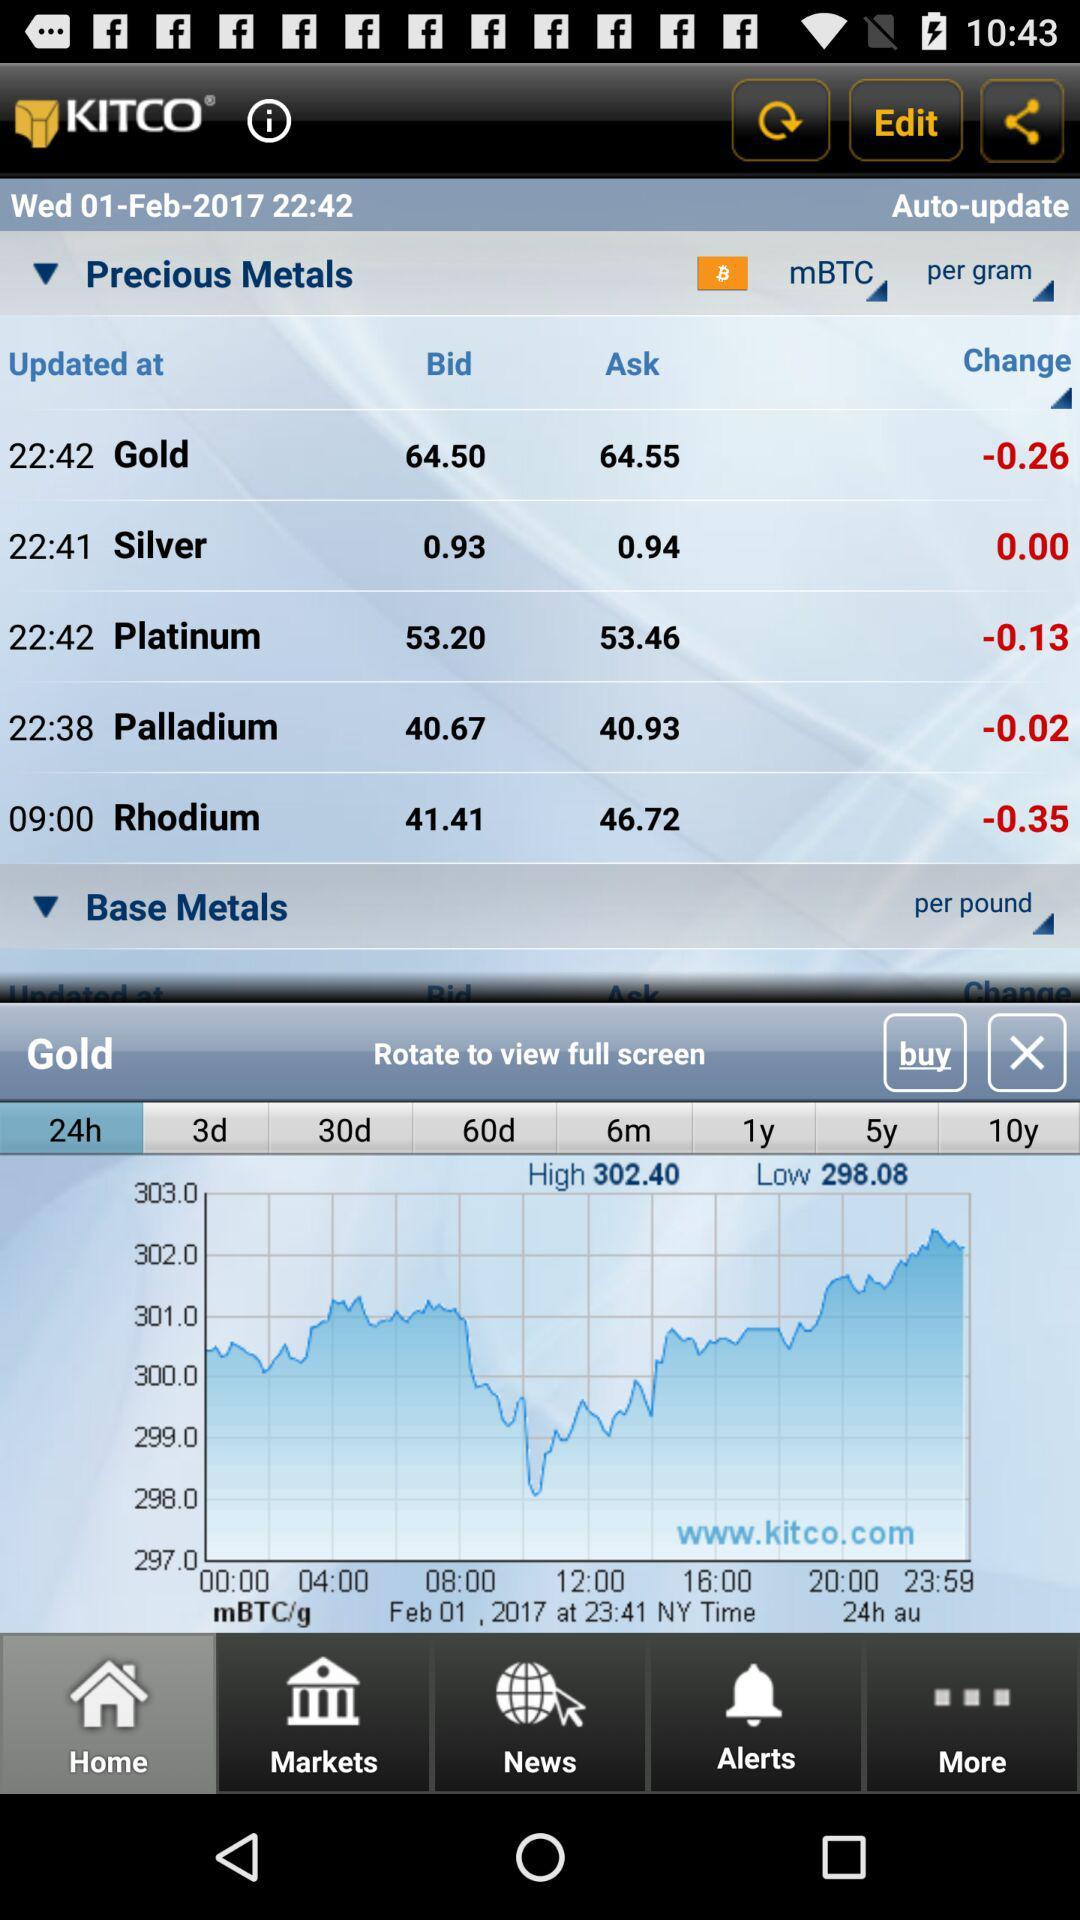 The height and width of the screenshot is (1920, 1080). What do you see at coordinates (755, 1690) in the screenshot?
I see `the icon next to news` at bounding box center [755, 1690].